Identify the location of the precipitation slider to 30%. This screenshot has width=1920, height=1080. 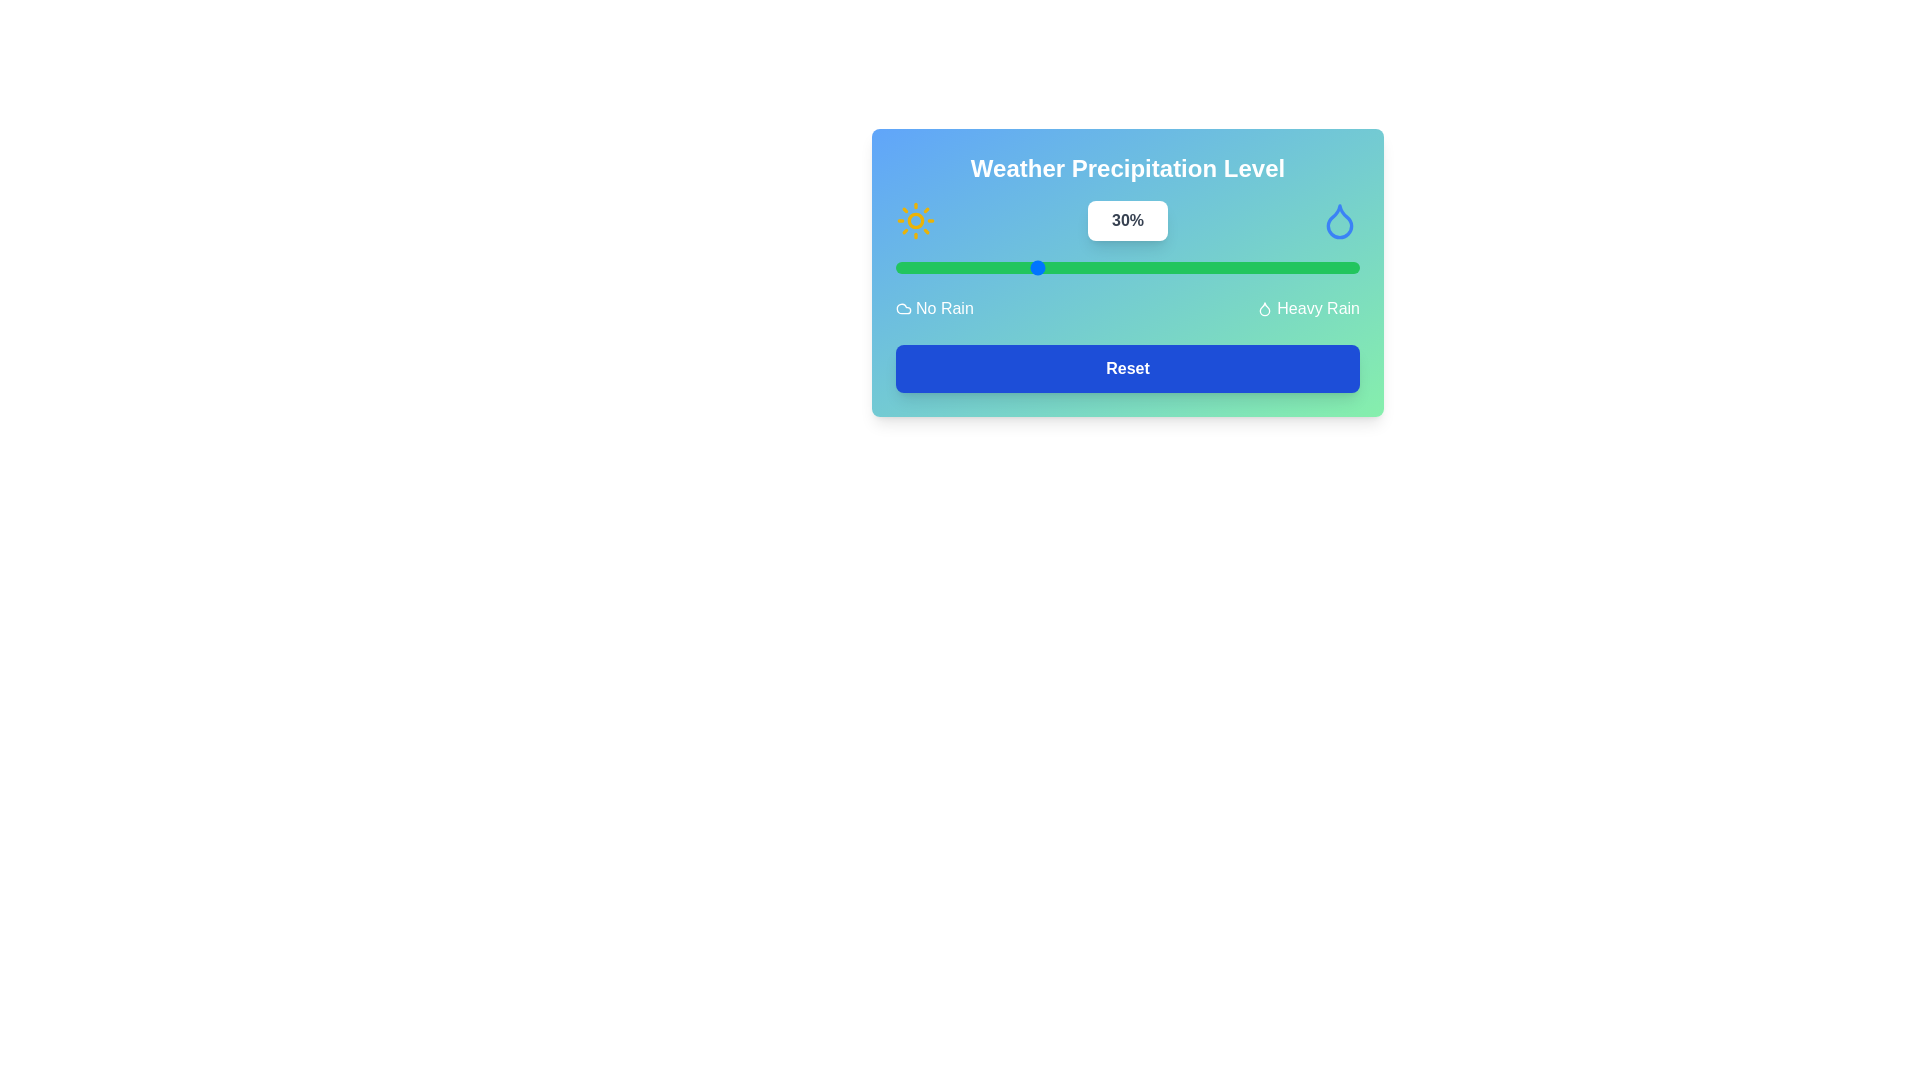
(1035, 266).